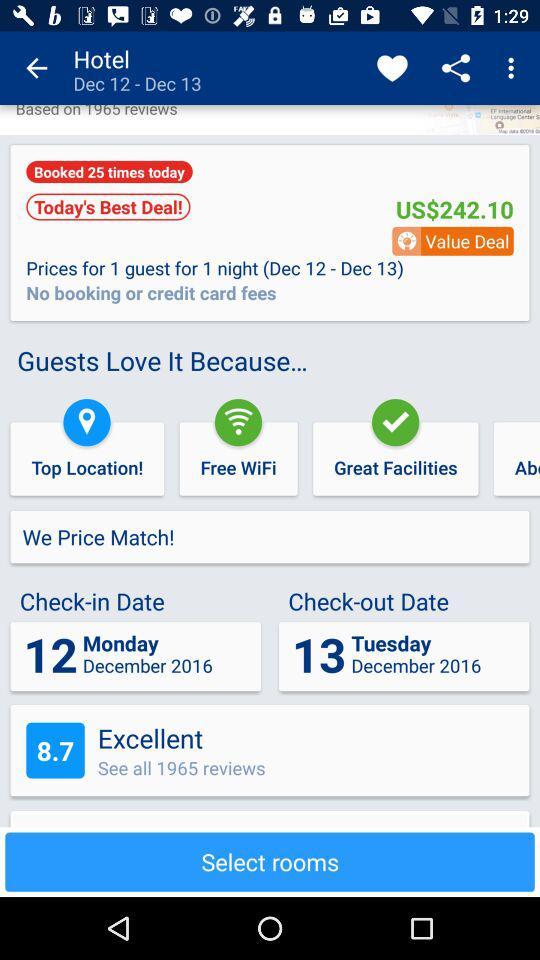 Image resolution: width=540 pixels, height=960 pixels. I want to click on icon to the right of the hotel dec 12 app, so click(393, 68).